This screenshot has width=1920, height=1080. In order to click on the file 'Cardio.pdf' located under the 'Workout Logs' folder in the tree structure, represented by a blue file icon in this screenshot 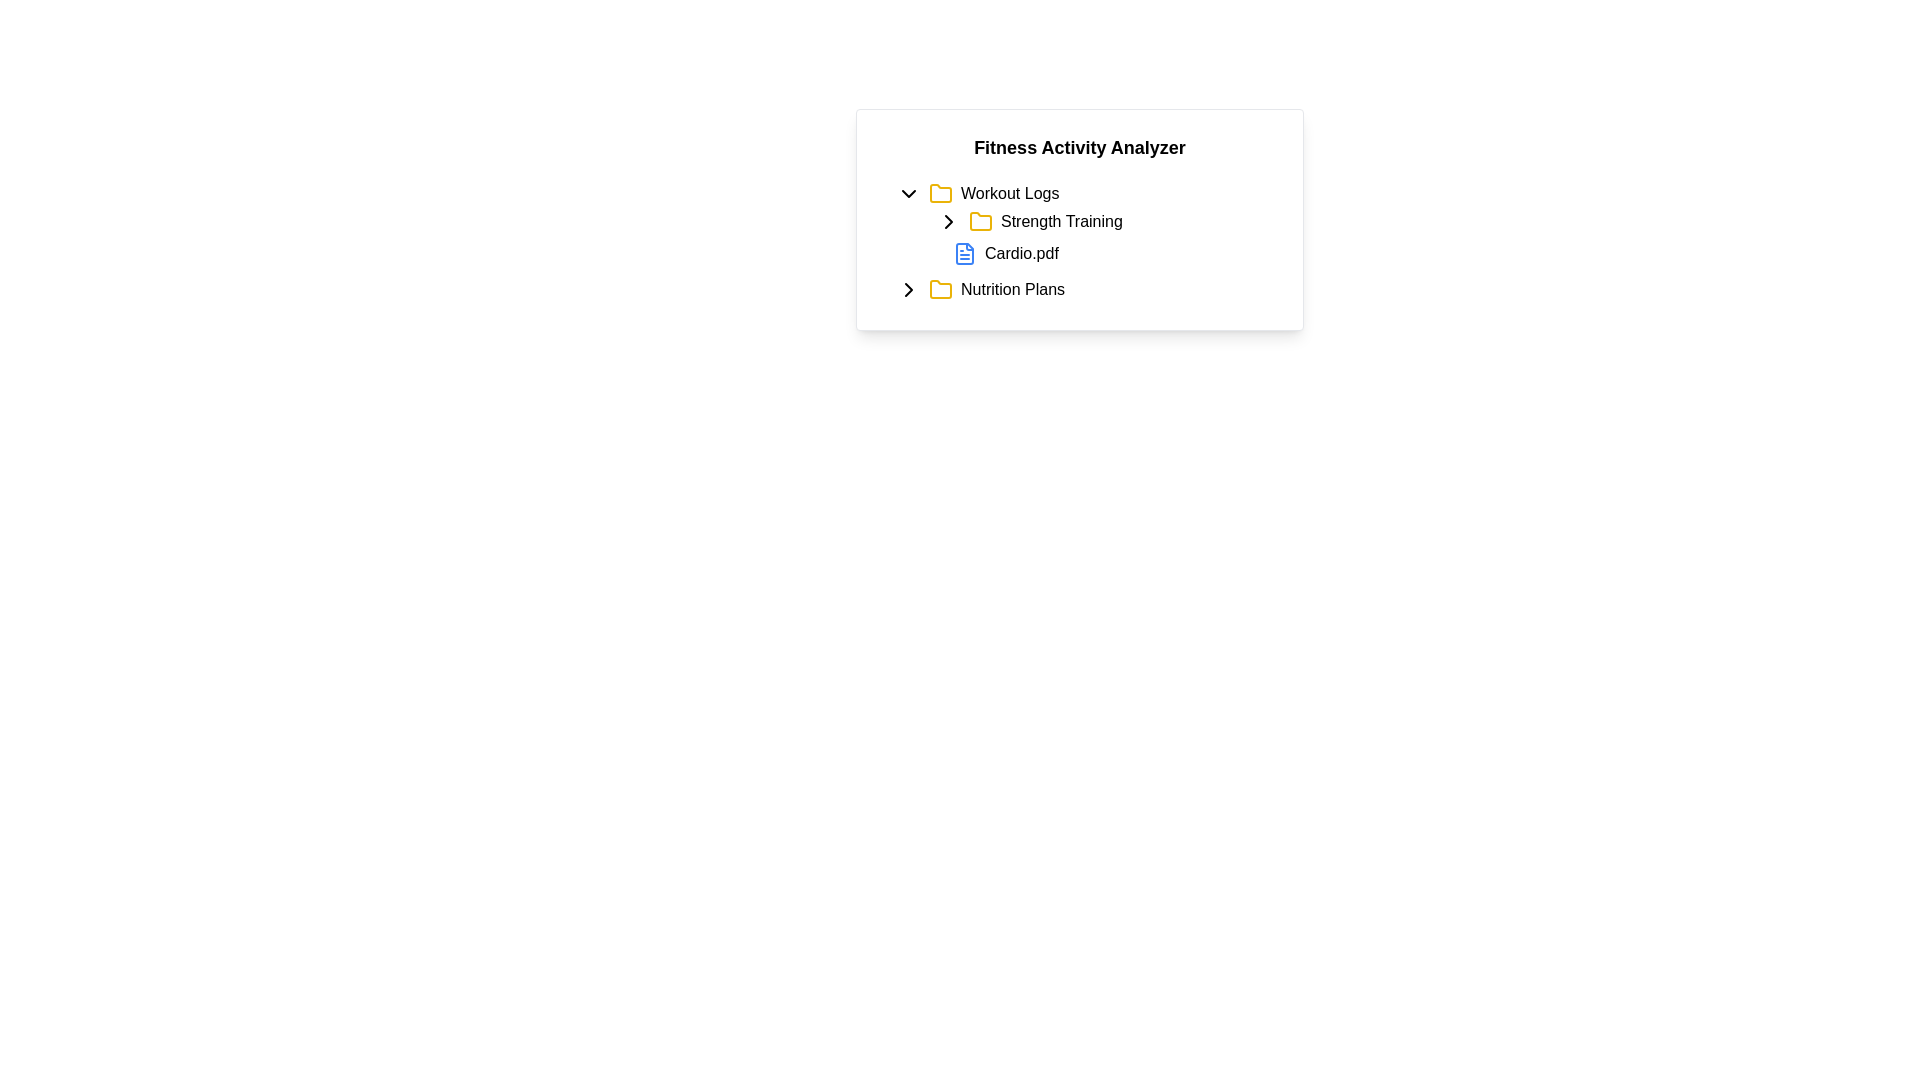, I will do `click(1087, 237)`.